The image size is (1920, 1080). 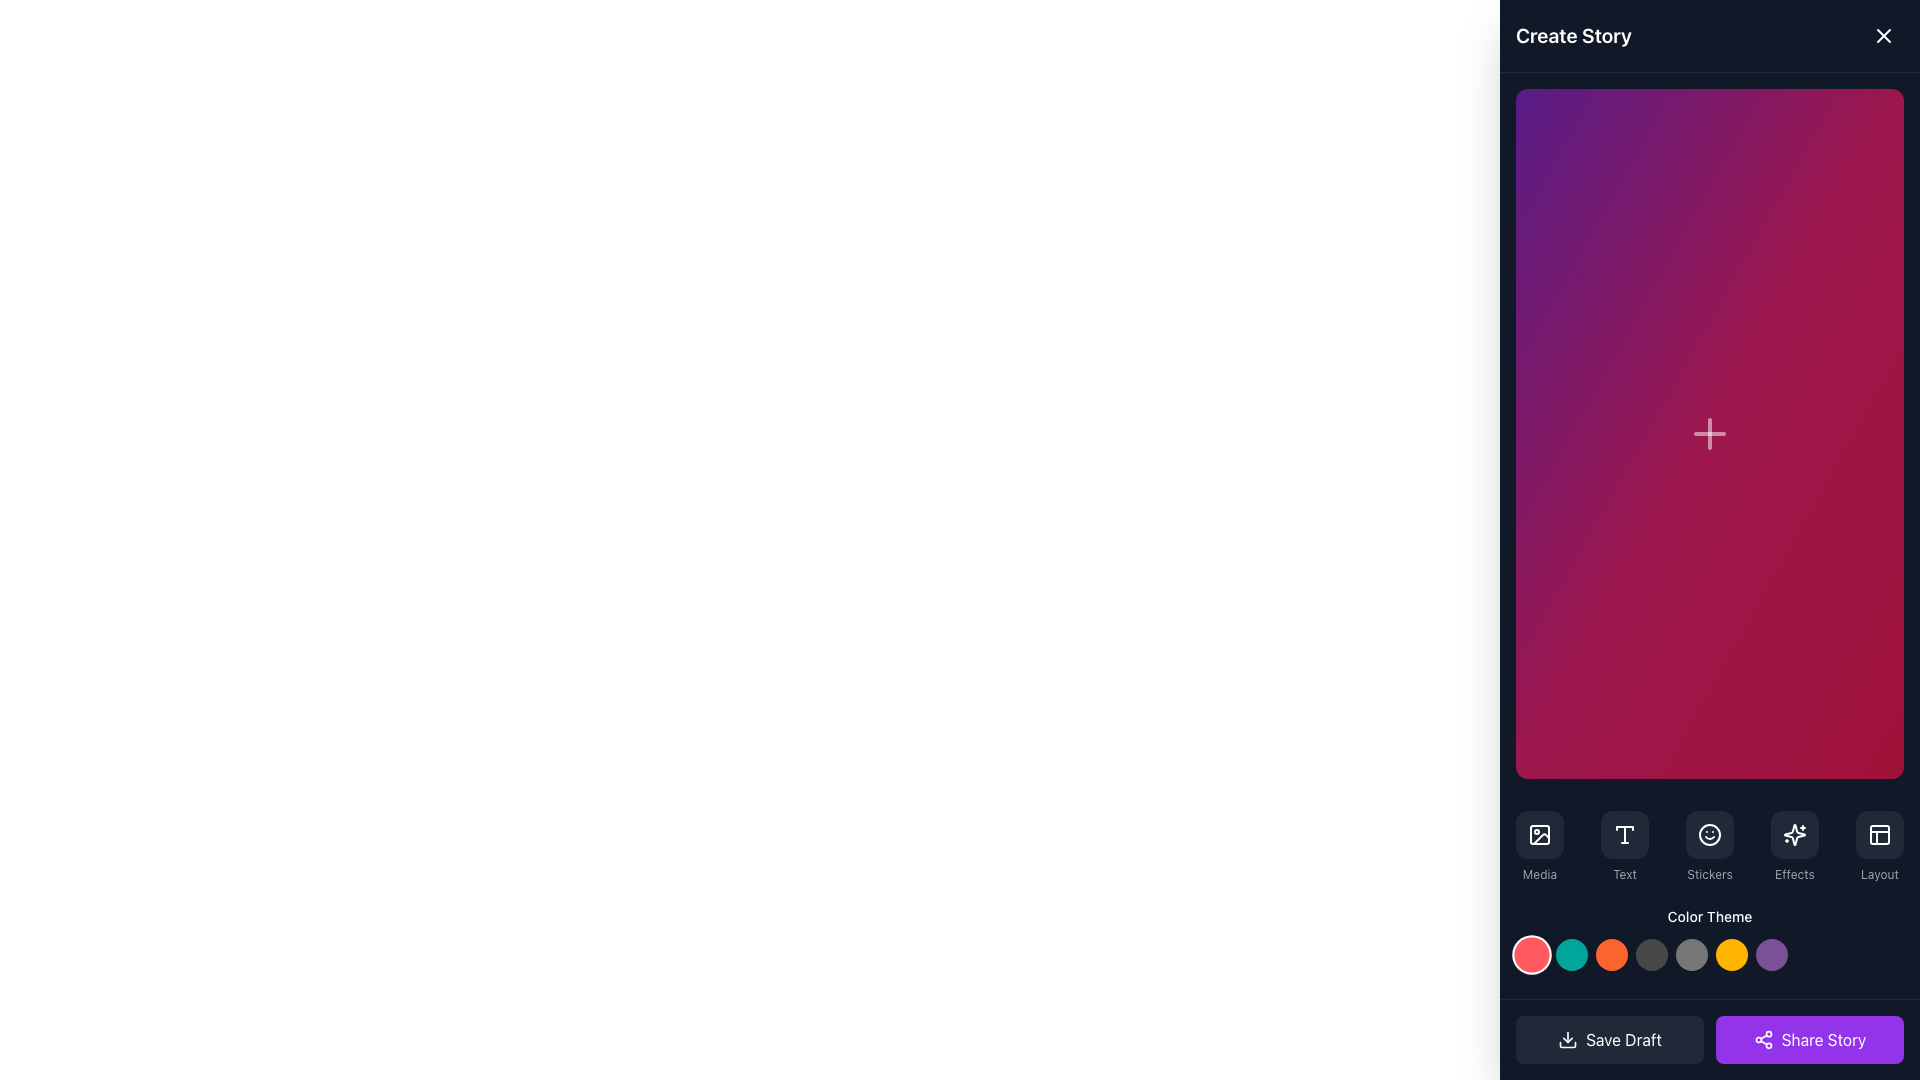 What do you see at coordinates (1539, 846) in the screenshot?
I see `the leftmost button on the bottom toolbar that allows users` at bounding box center [1539, 846].